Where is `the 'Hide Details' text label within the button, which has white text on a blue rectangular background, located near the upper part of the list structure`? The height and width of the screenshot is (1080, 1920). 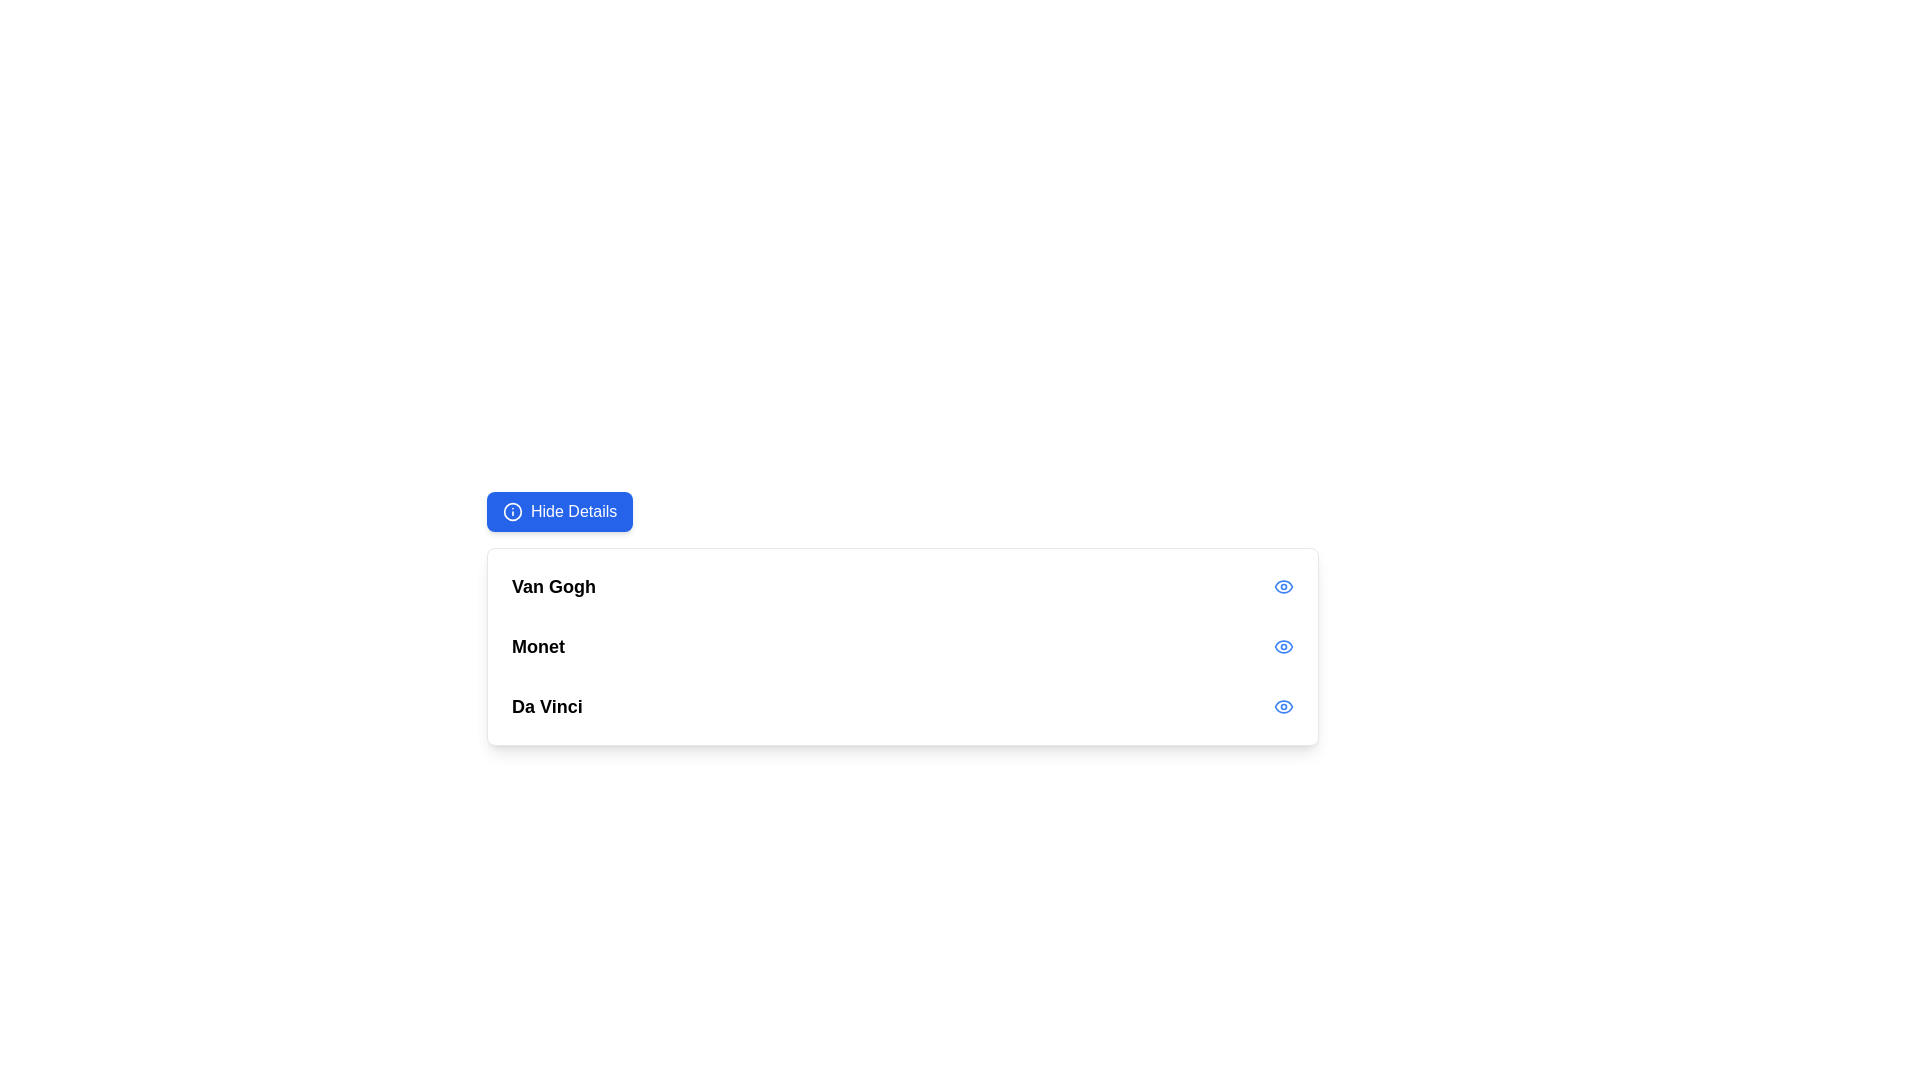
the 'Hide Details' text label within the button, which has white text on a blue rectangular background, located near the upper part of the list structure is located at coordinates (573, 511).